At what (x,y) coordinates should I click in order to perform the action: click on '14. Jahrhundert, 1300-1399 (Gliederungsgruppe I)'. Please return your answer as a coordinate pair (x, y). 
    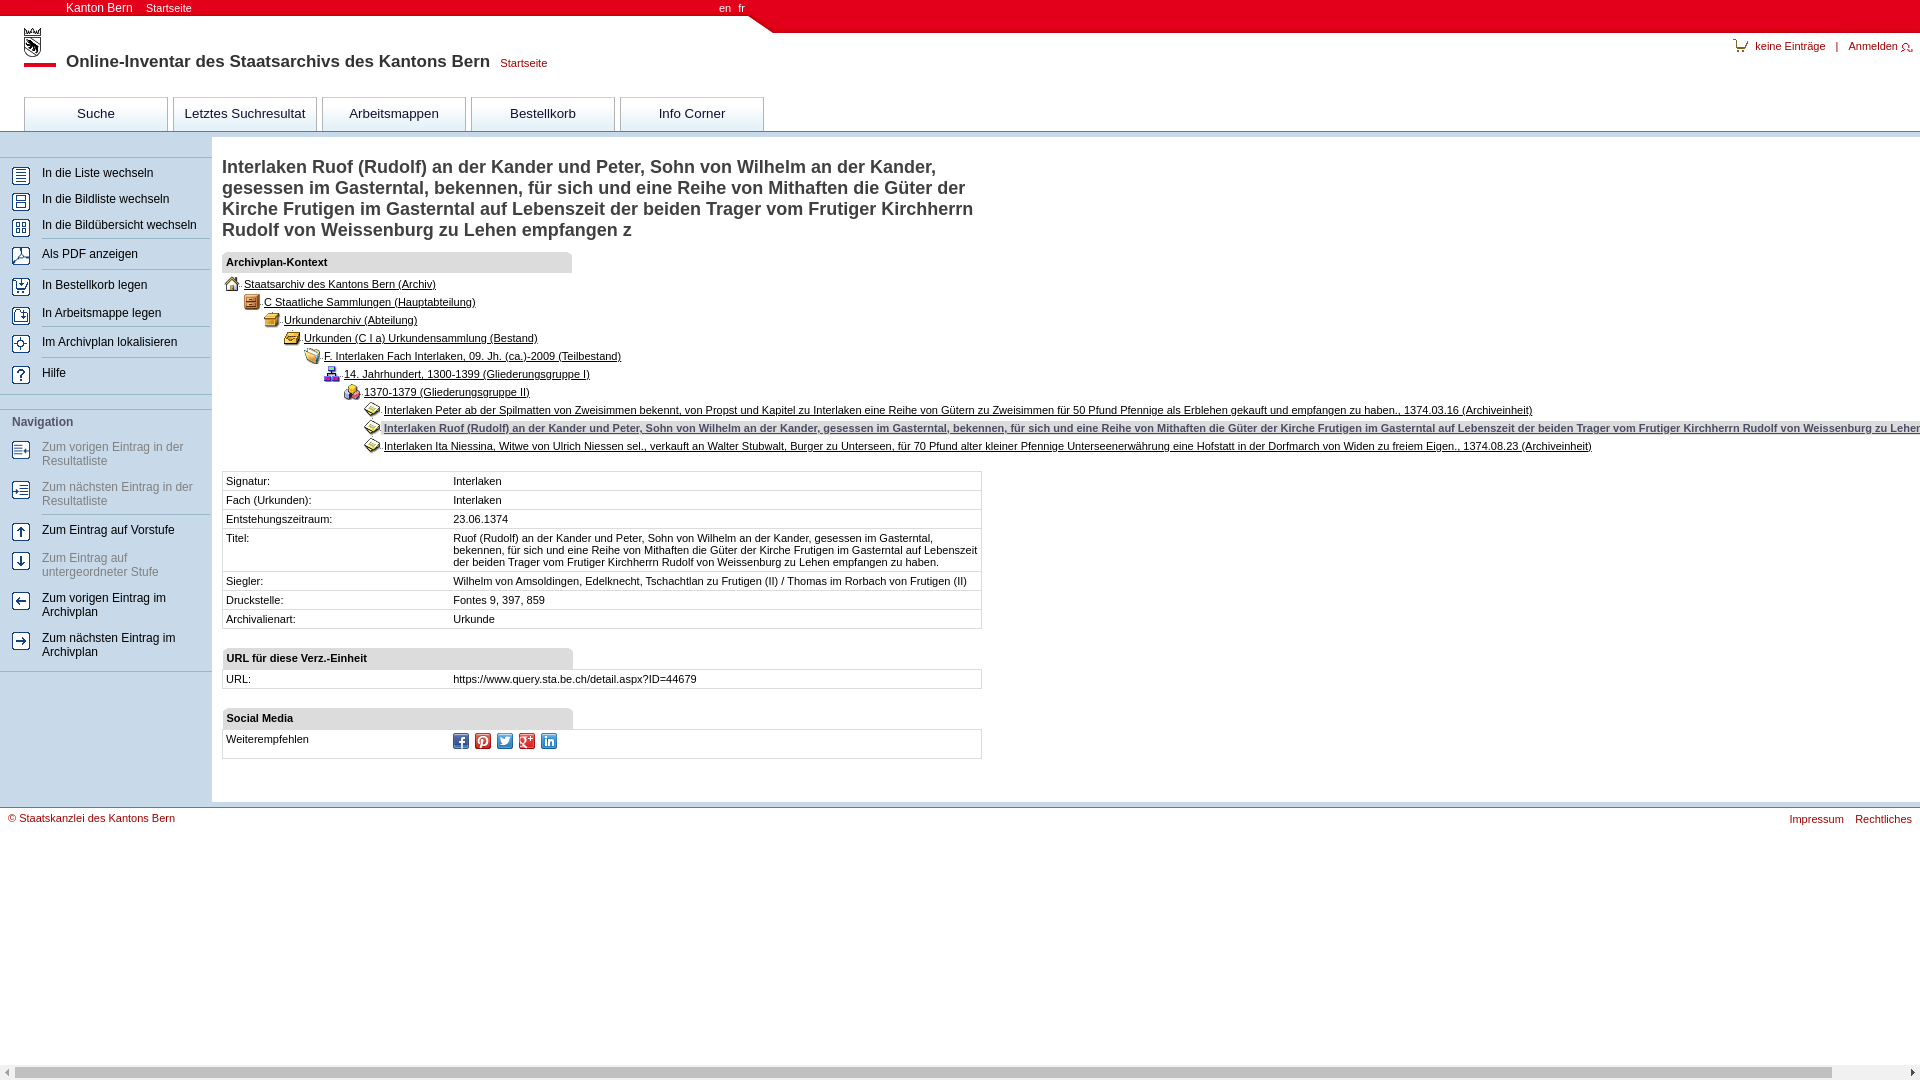
    Looking at the image, I should click on (340, 374).